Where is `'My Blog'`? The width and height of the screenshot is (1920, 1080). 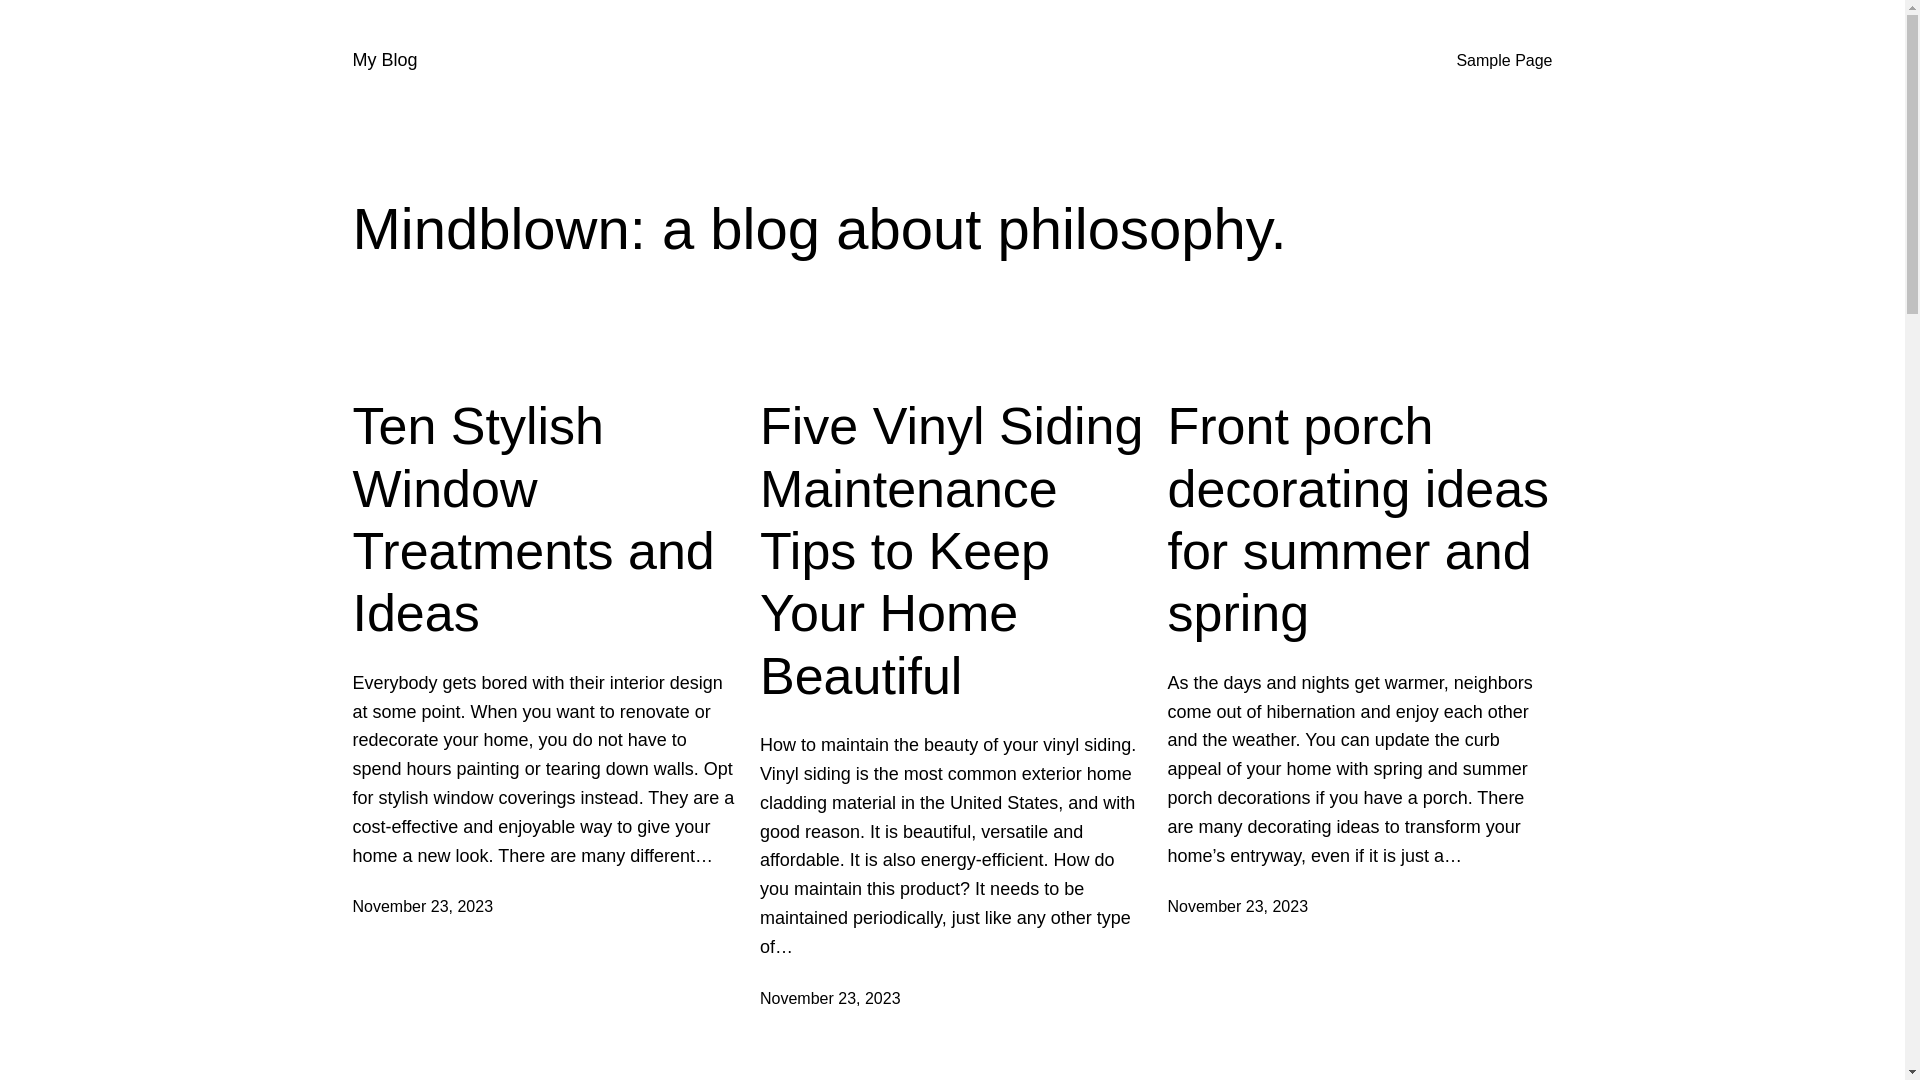 'My Blog' is located at coordinates (384, 59).